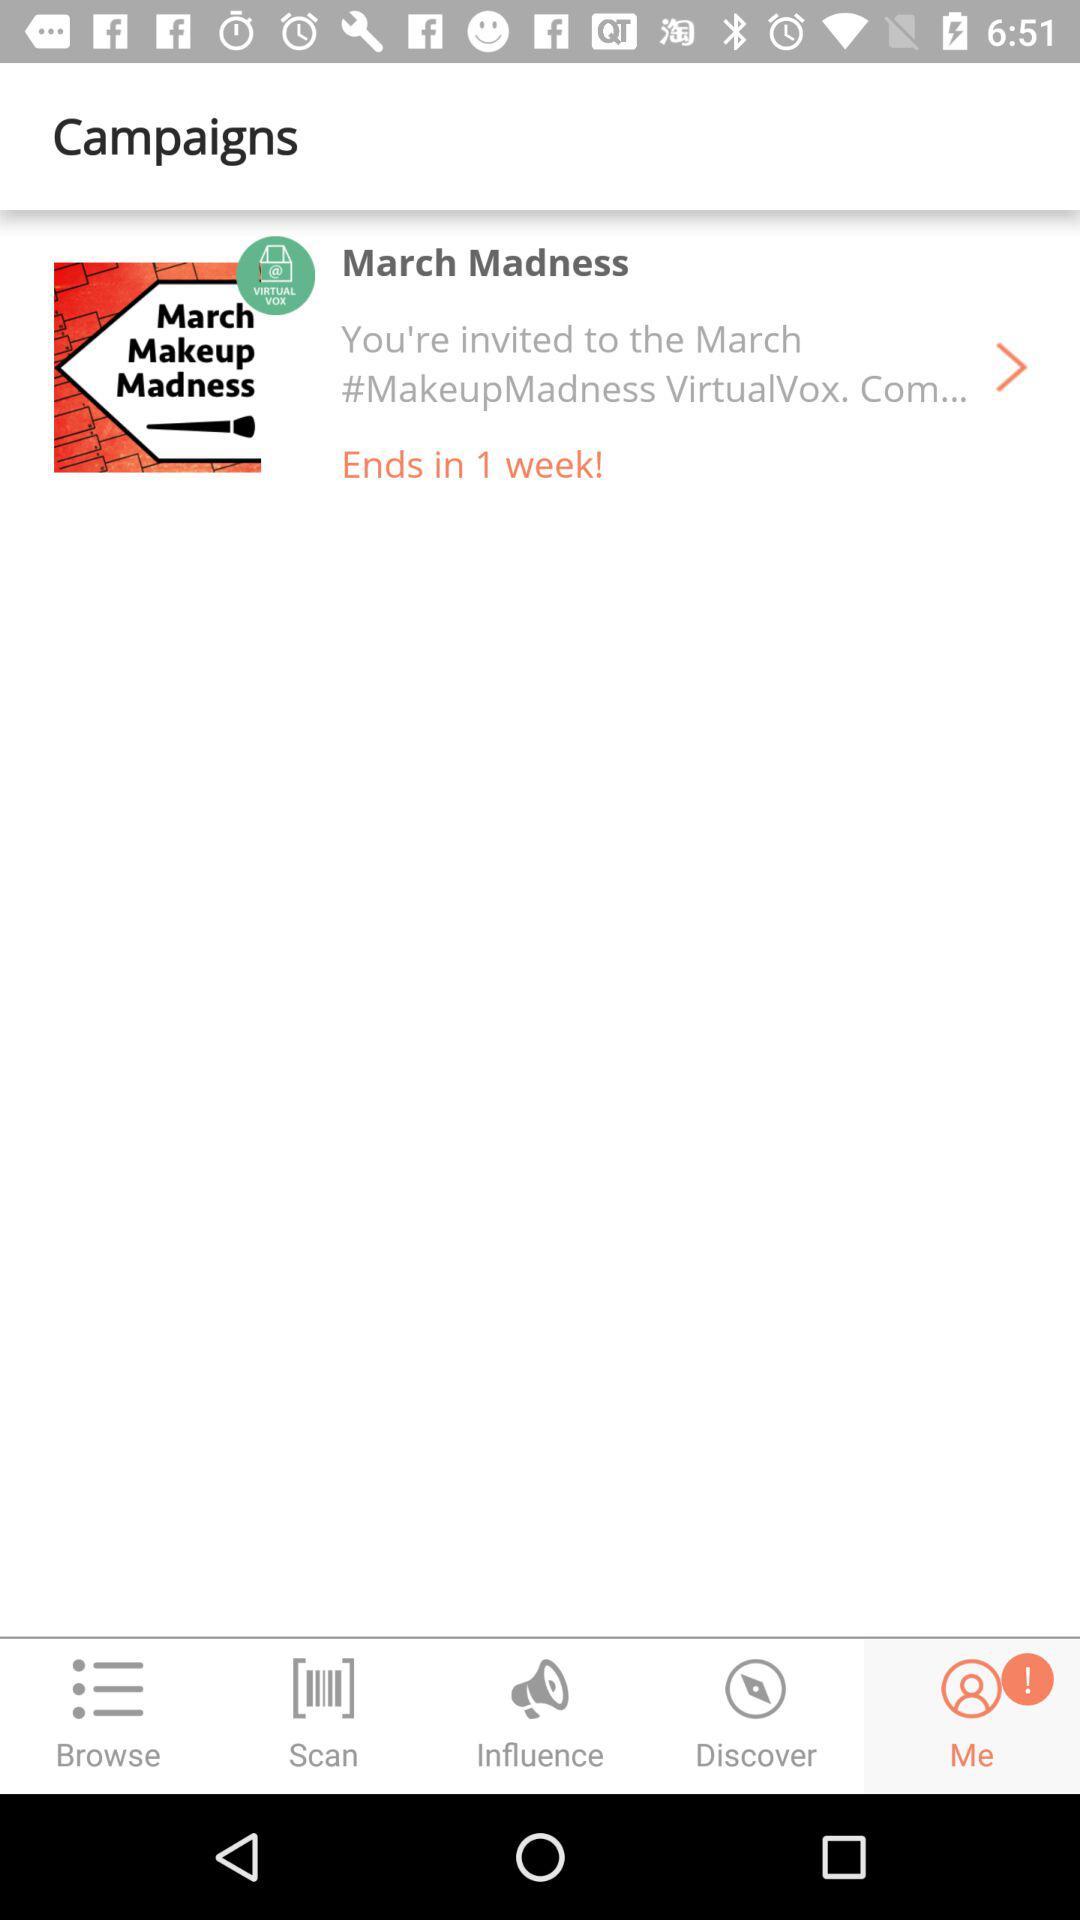  What do you see at coordinates (1011, 367) in the screenshot?
I see `the item above the ! item` at bounding box center [1011, 367].